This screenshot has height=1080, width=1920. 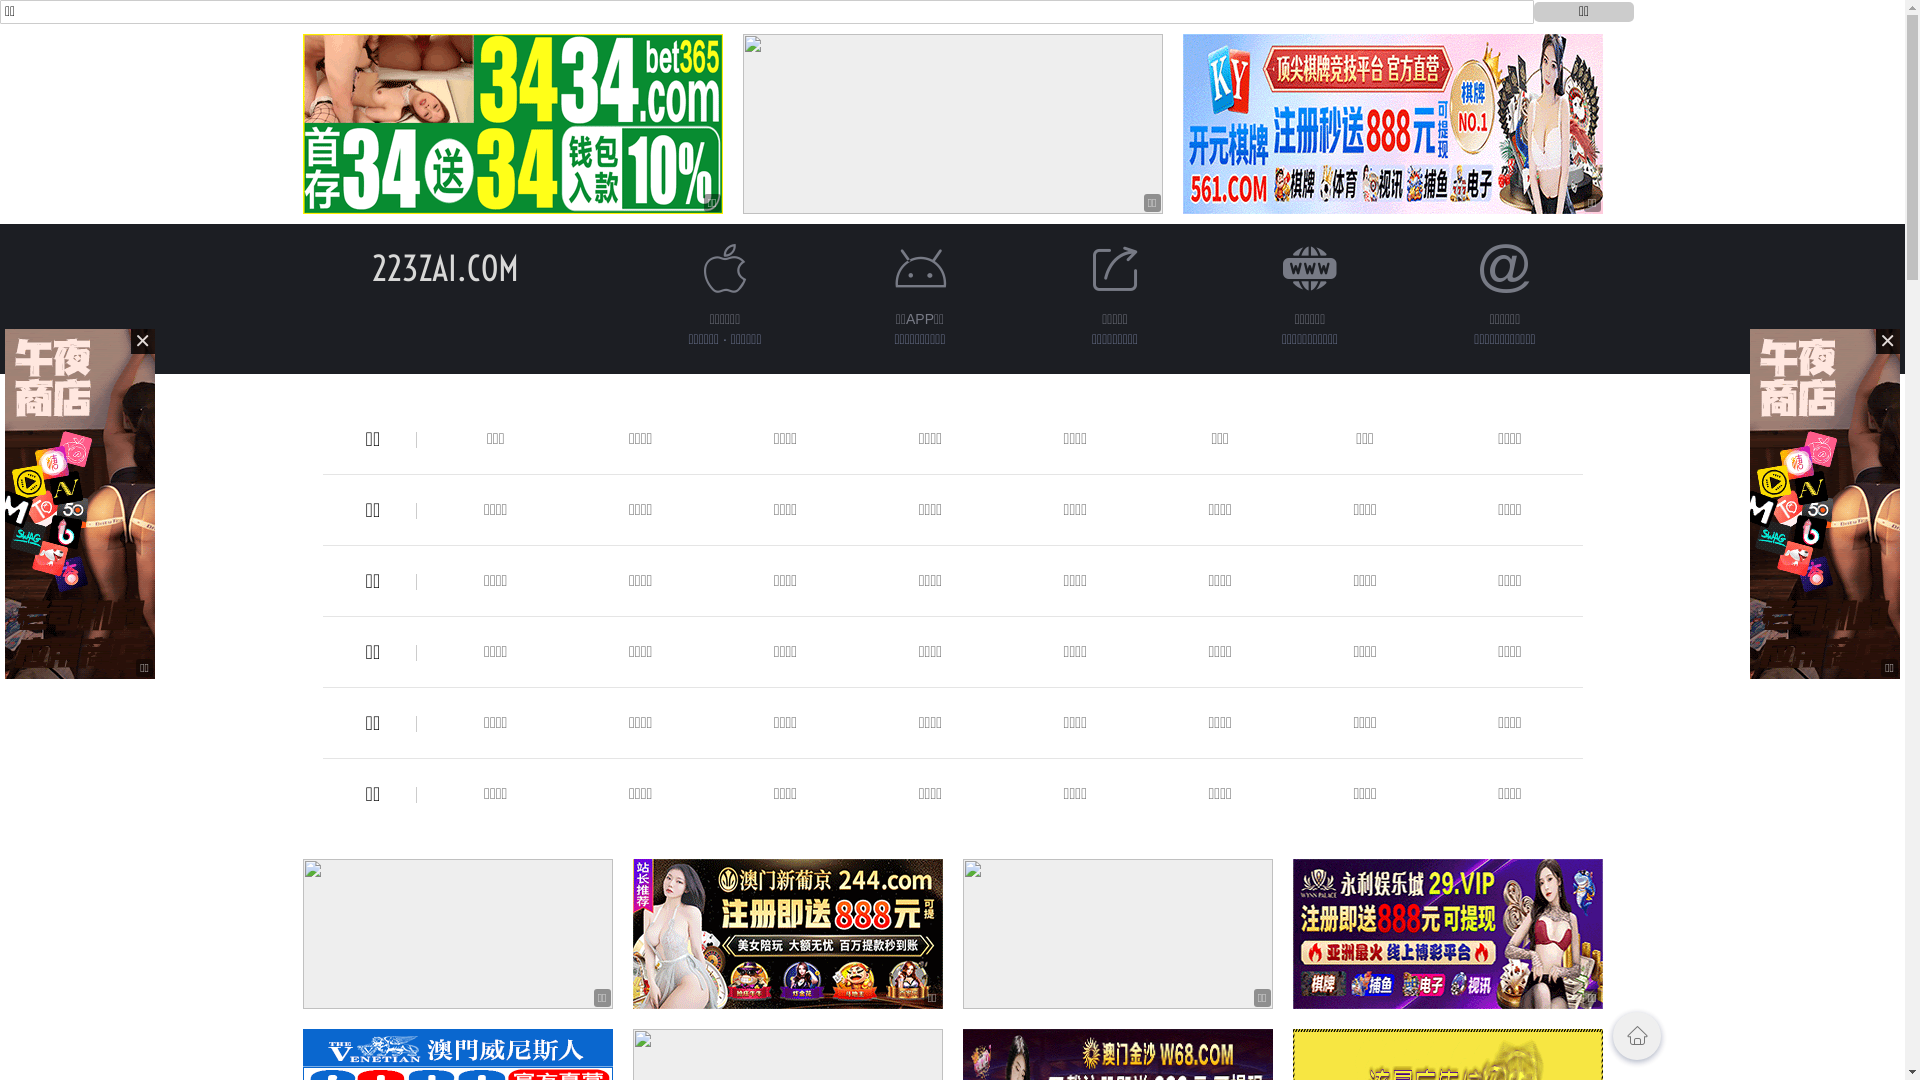 I want to click on '223ZAI.COM', so click(x=372, y=267).